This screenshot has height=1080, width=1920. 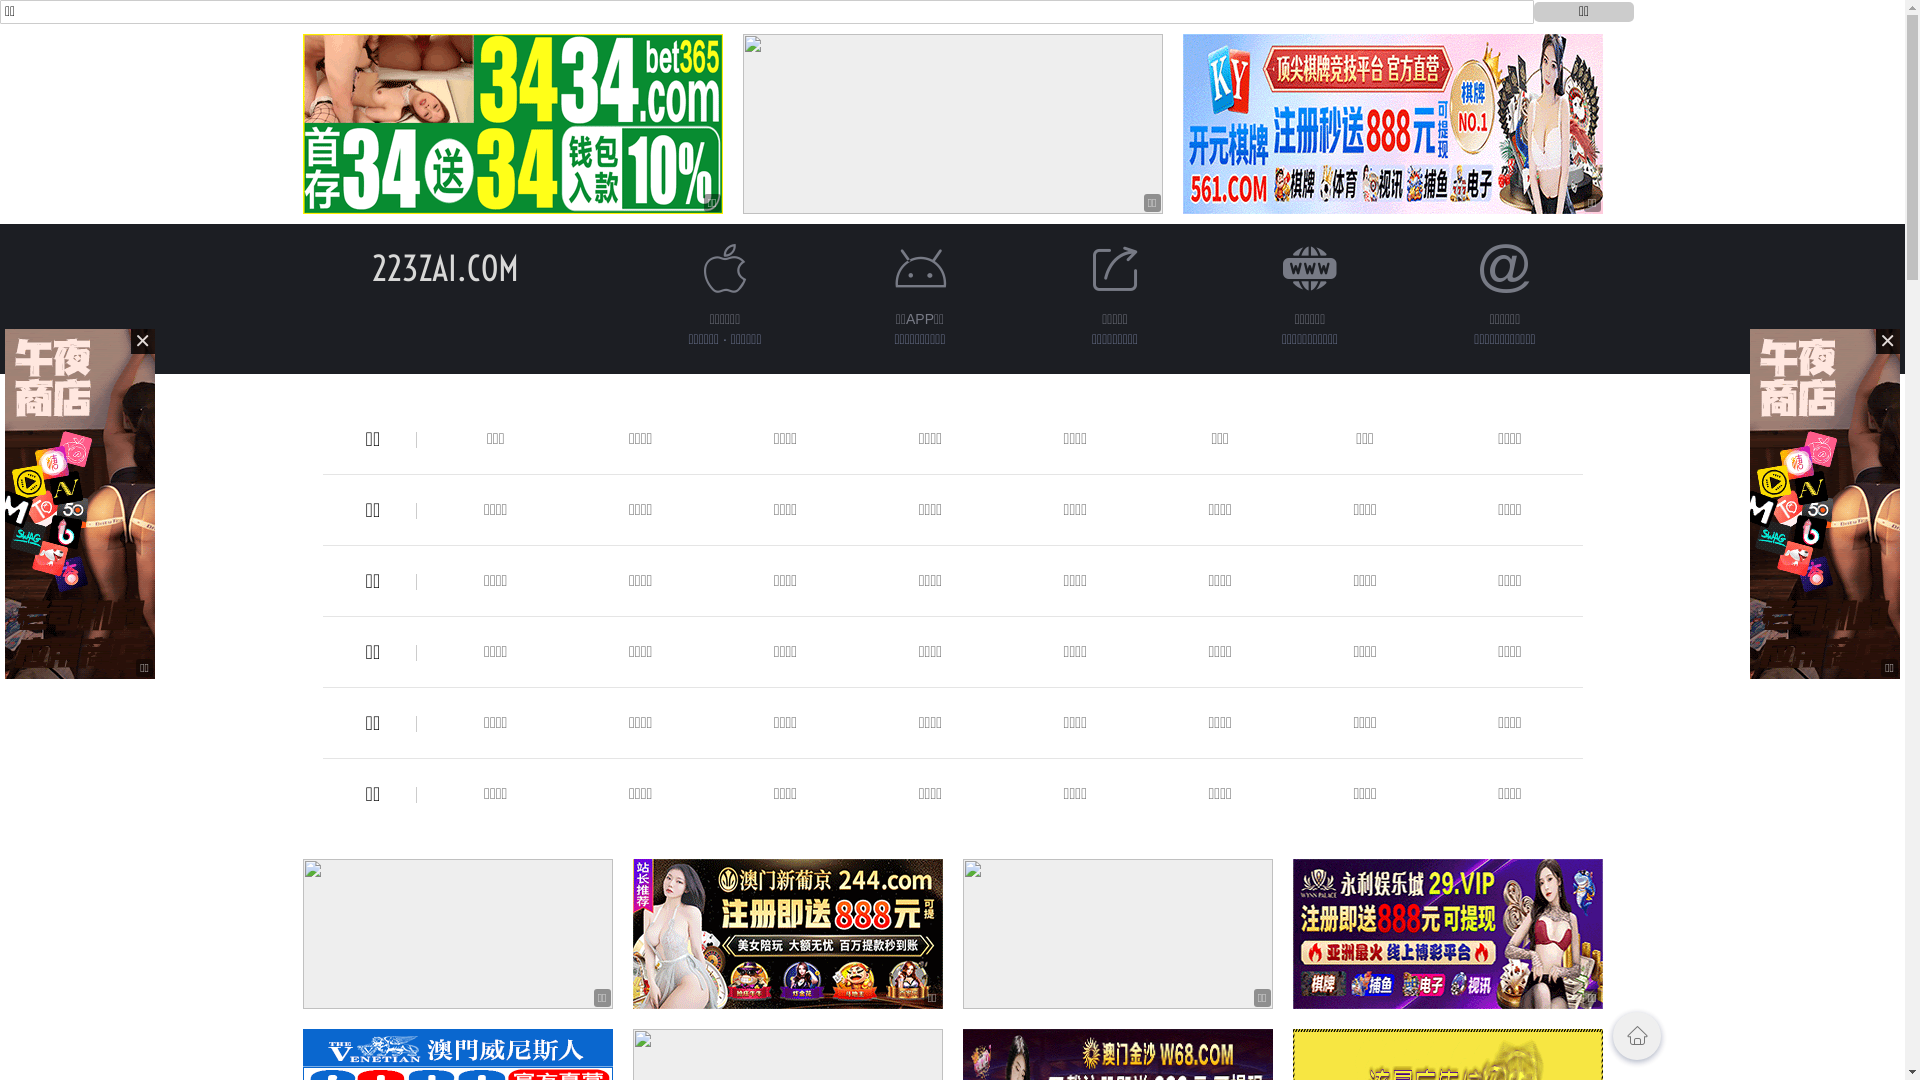 I want to click on '223ZAI.COM', so click(x=372, y=267).